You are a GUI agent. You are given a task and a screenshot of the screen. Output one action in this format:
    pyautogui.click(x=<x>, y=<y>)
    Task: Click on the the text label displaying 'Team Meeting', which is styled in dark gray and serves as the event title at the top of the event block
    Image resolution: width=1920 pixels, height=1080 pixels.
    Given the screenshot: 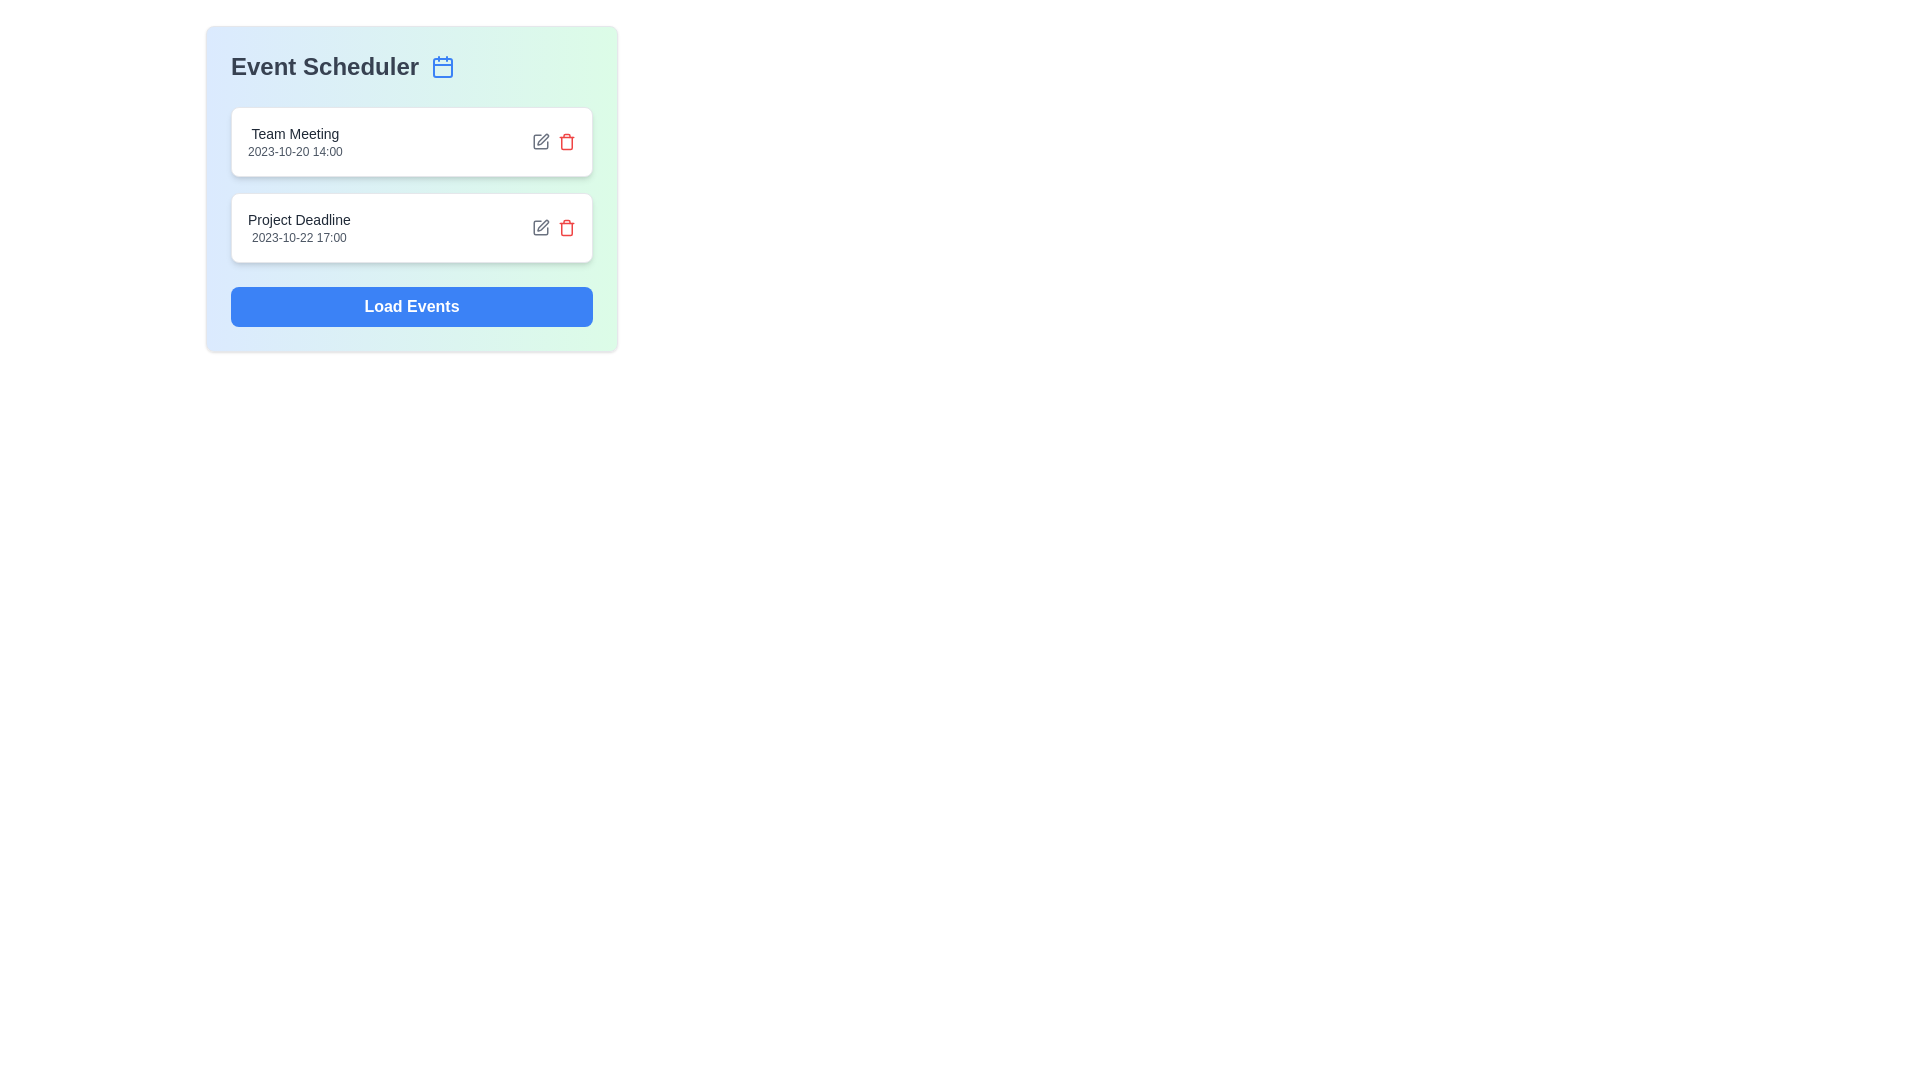 What is the action you would take?
    pyautogui.click(x=294, y=134)
    